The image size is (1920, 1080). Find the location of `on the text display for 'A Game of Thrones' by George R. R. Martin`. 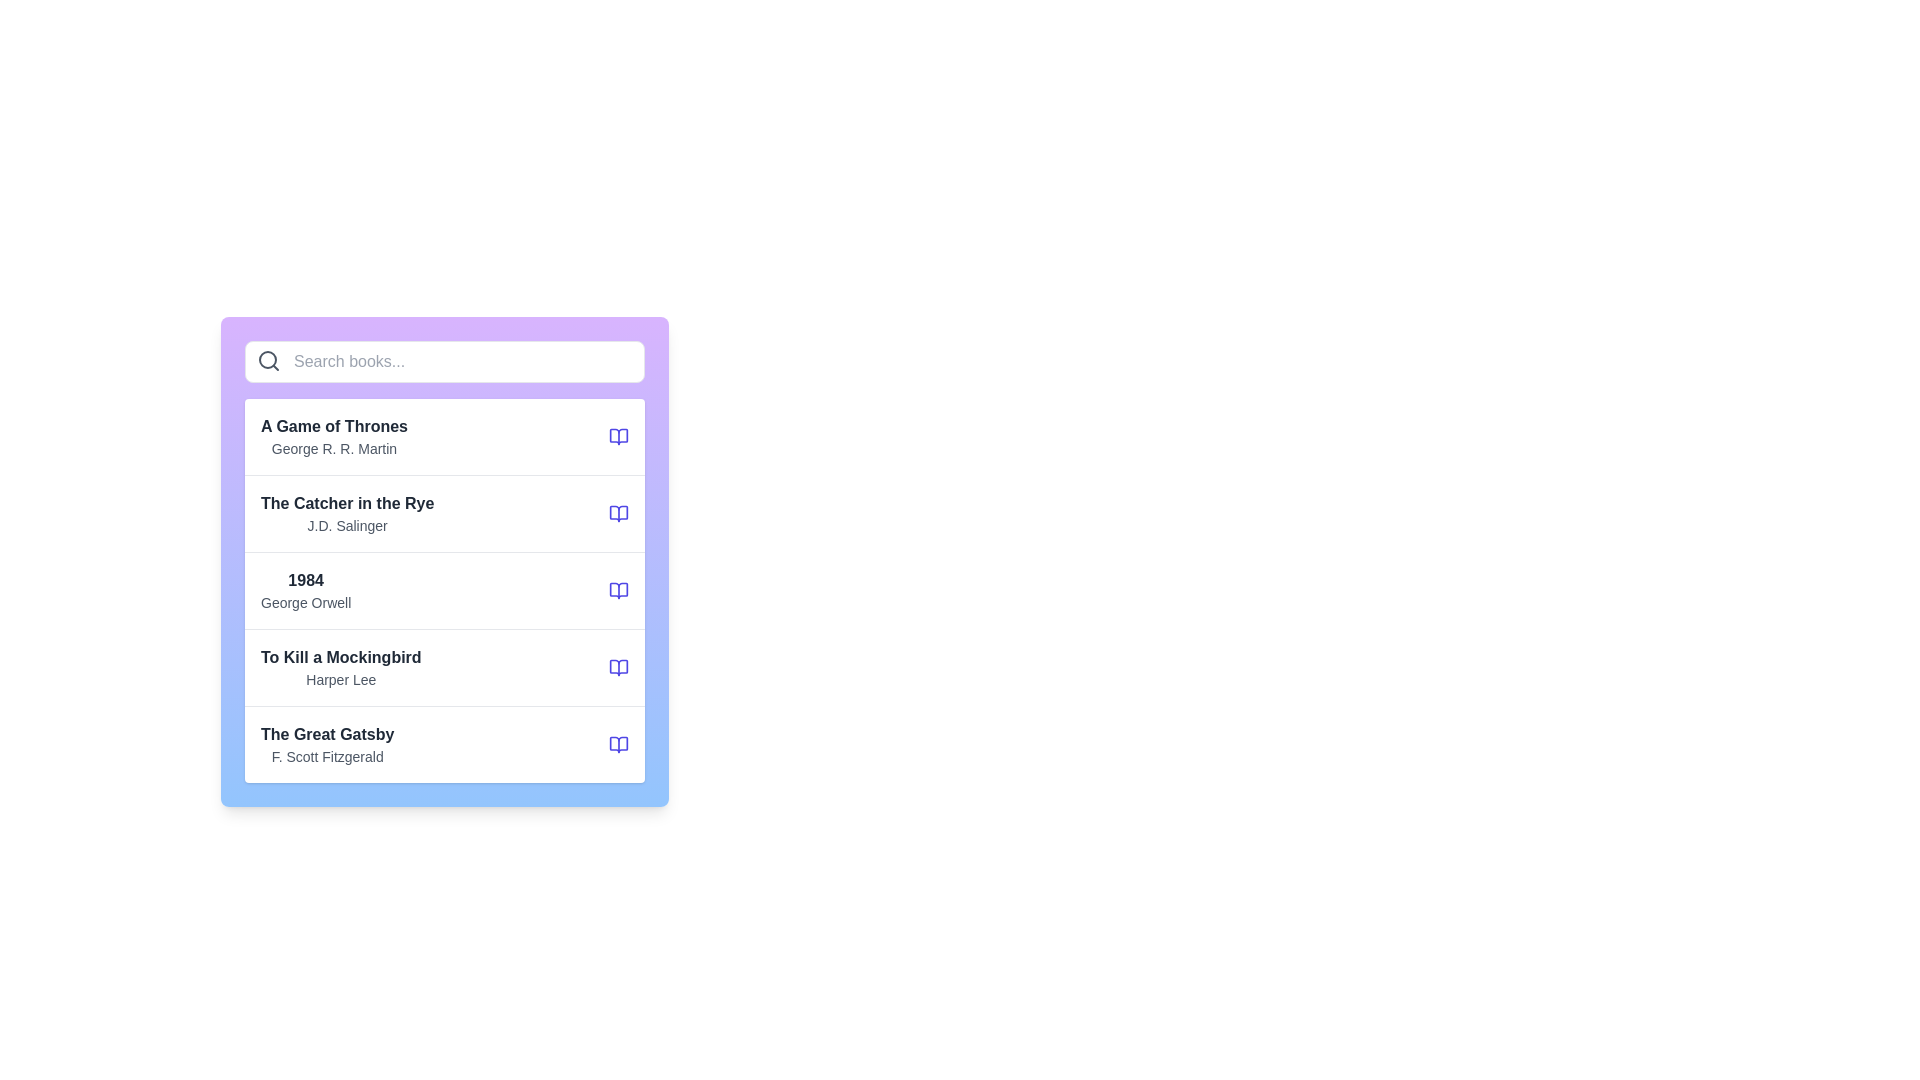

on the text display for 'A Game of Thrones' by George R. R. Martin is located at coordinates (334, 435).